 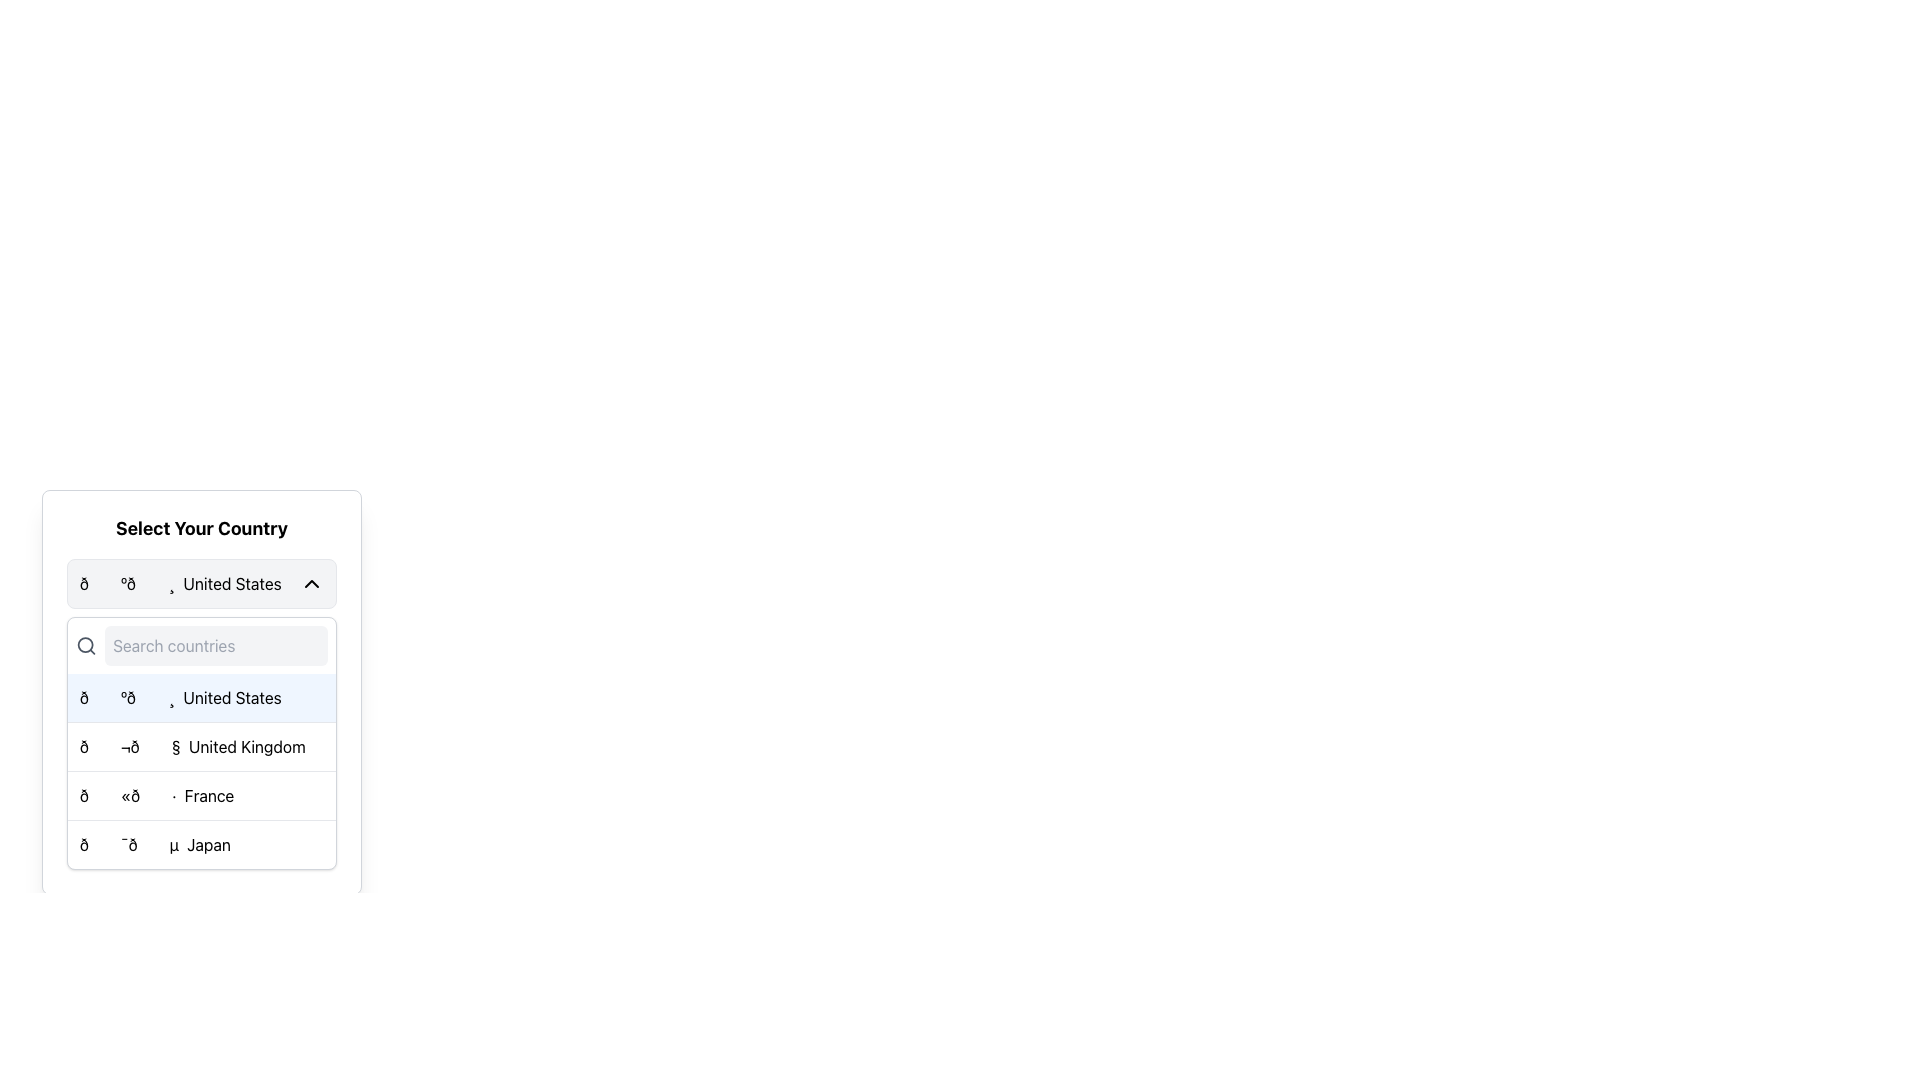 I want to click on the 'United States' label in the dropdown menu, which is a text label next to the corresponding flag icon, so click(x=232, y=583).